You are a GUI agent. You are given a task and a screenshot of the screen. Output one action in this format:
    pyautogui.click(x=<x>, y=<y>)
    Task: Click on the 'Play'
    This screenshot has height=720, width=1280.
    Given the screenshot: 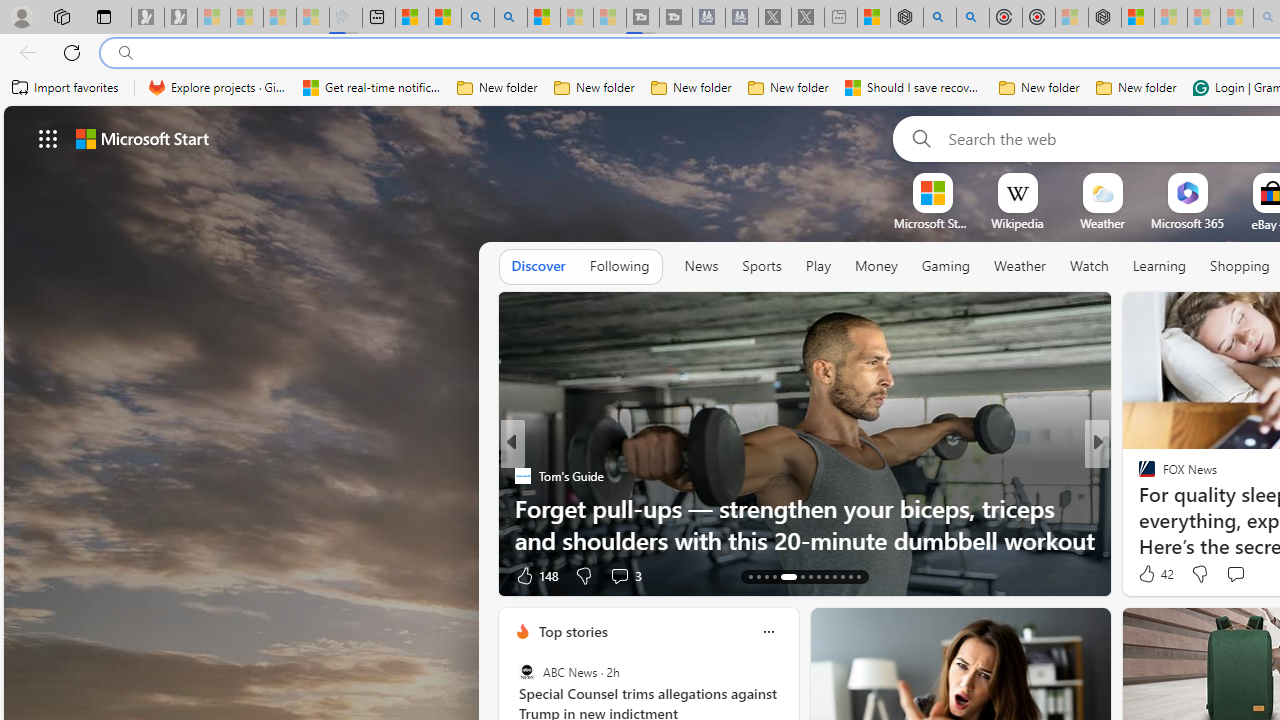 What is the action you would take?
    pyautogui.click(x=817, y=265)
    